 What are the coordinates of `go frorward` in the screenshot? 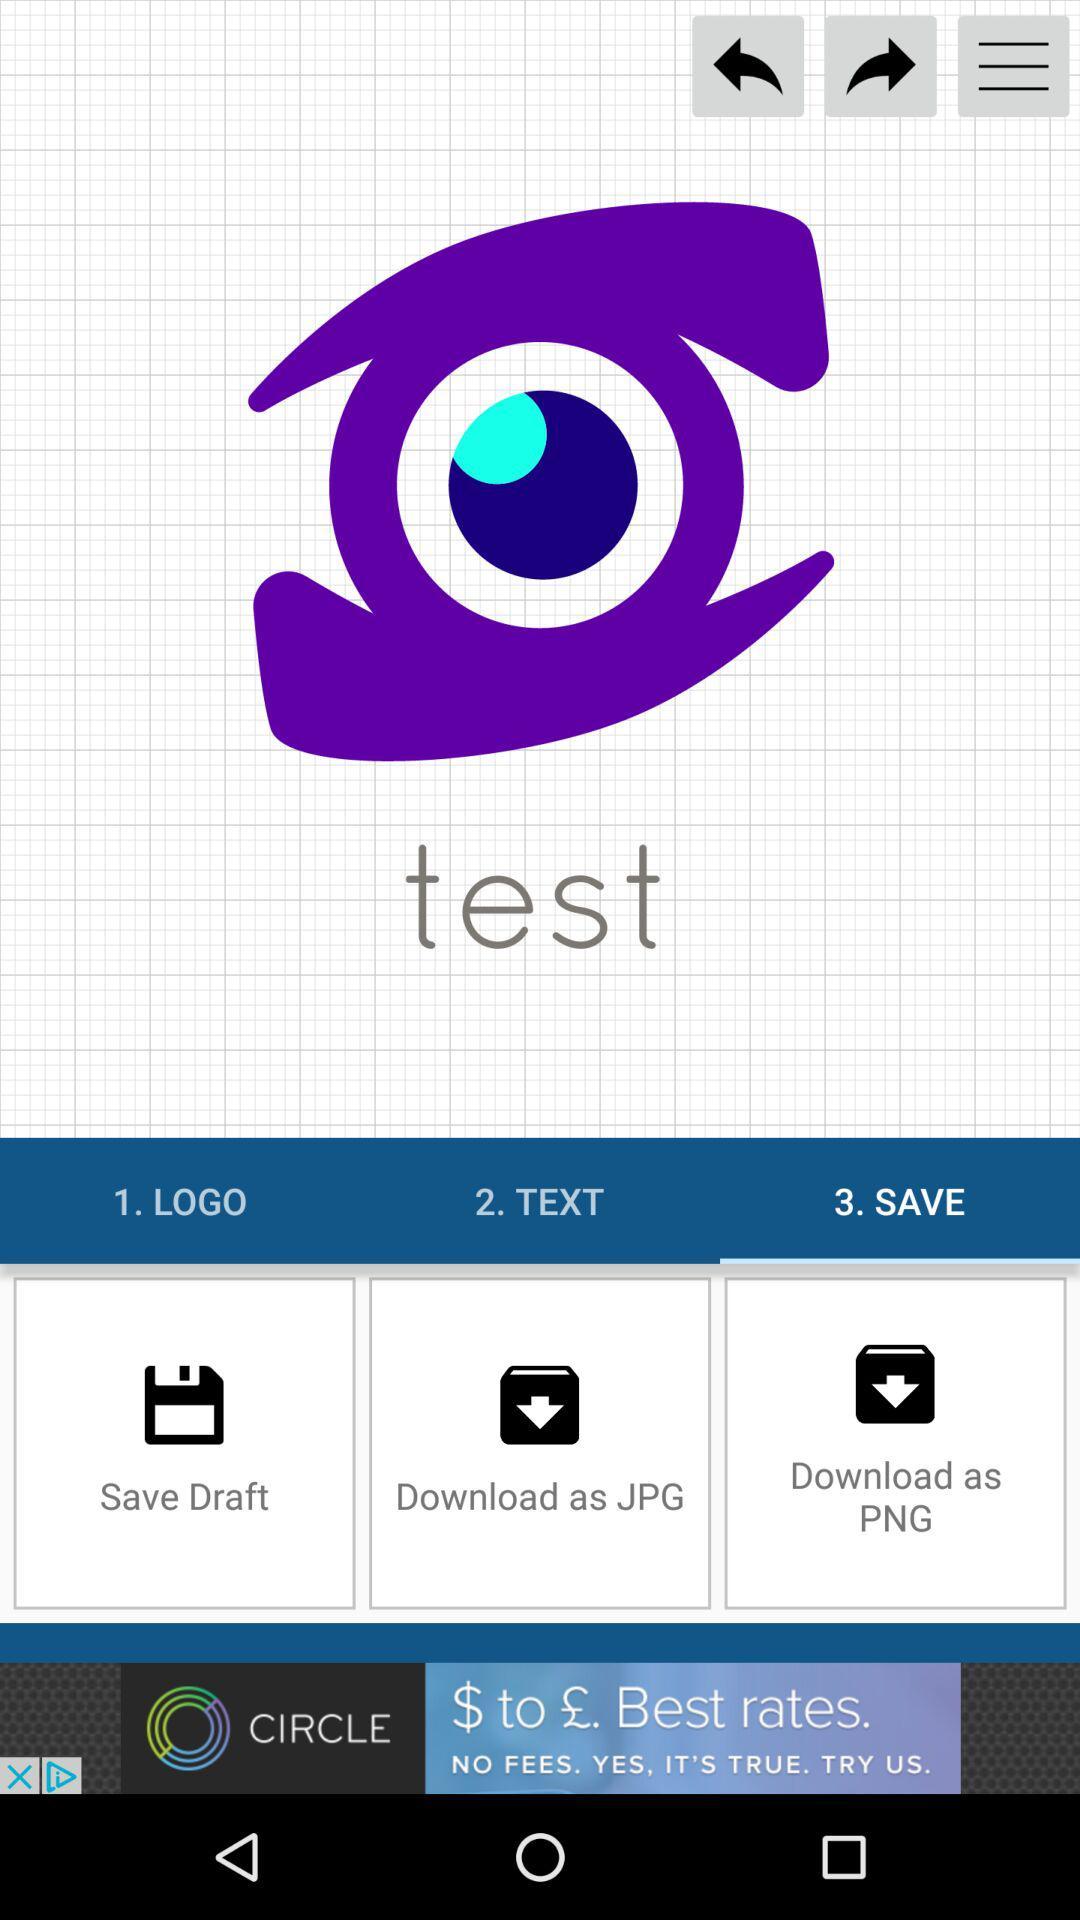 It's located at (879, 66).